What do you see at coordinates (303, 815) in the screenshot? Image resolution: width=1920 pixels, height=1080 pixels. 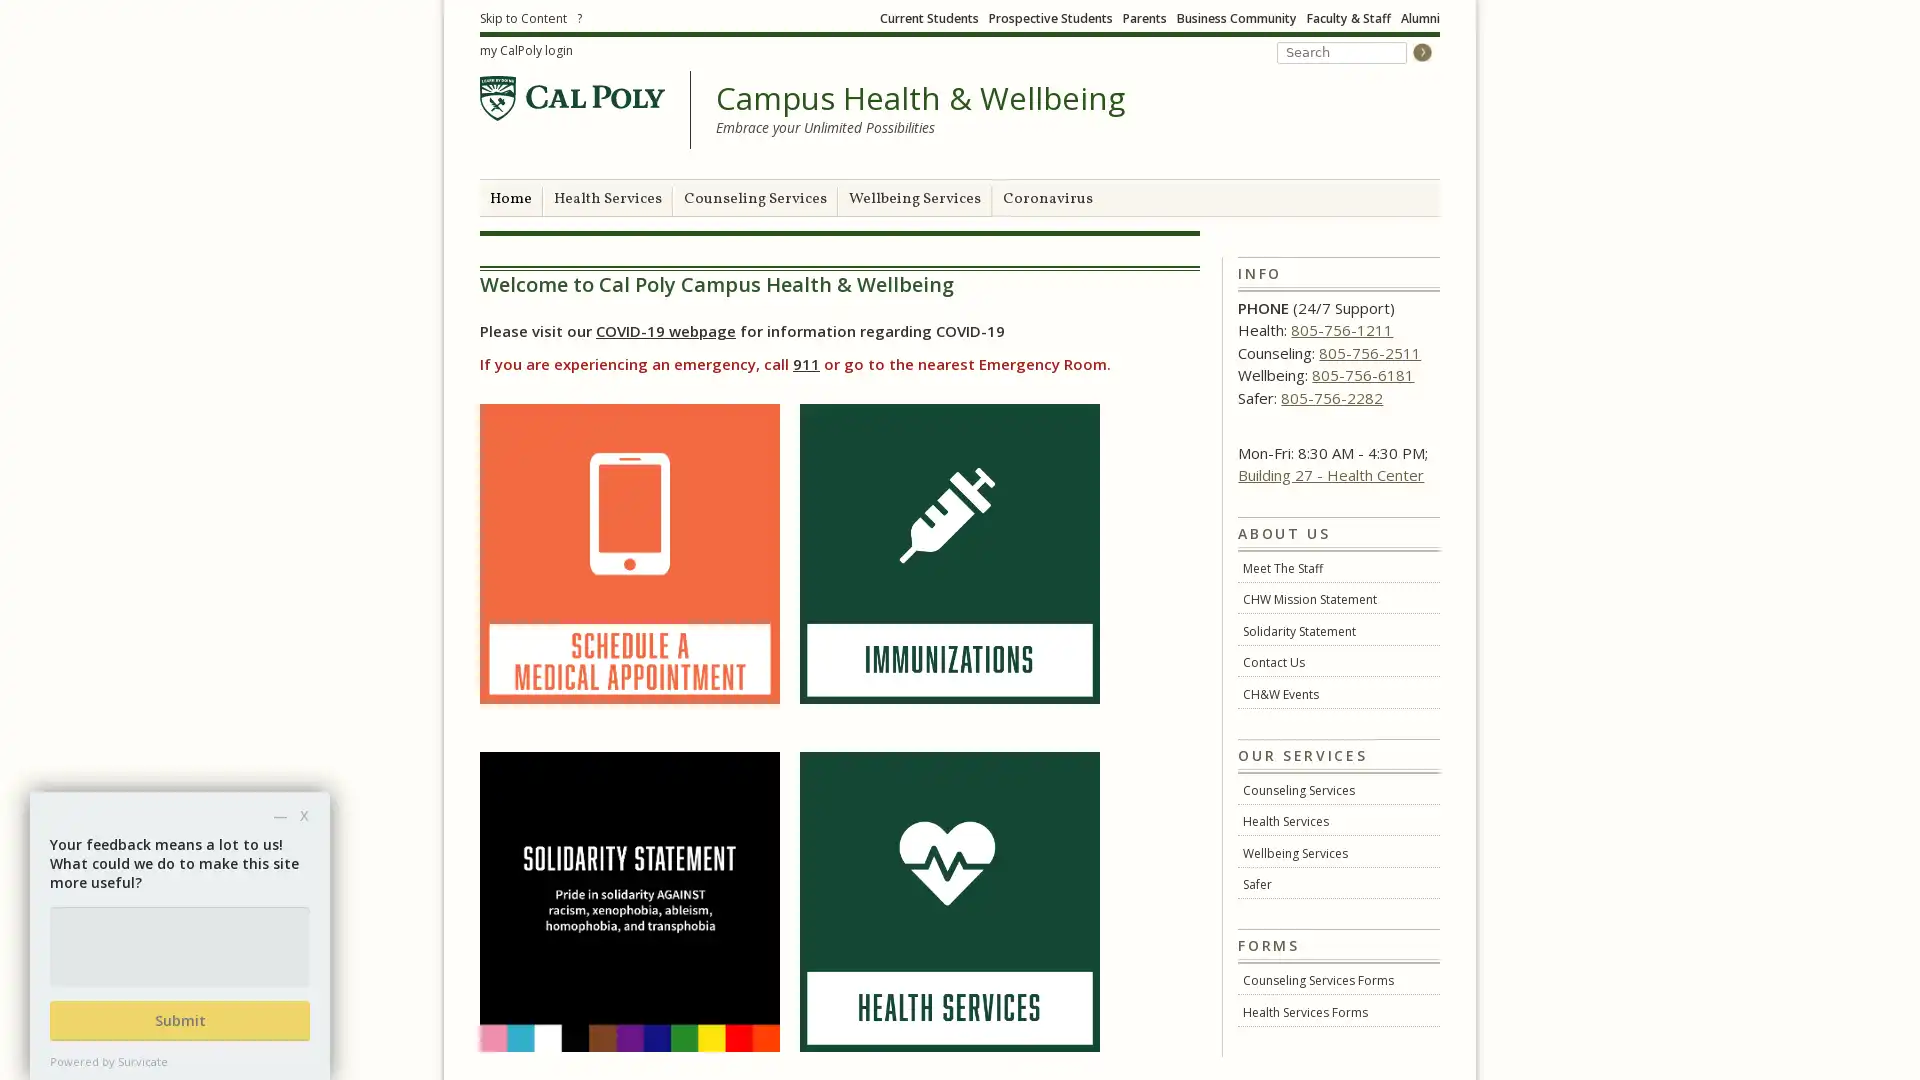 I see `close` at bounding box center [303, 815].